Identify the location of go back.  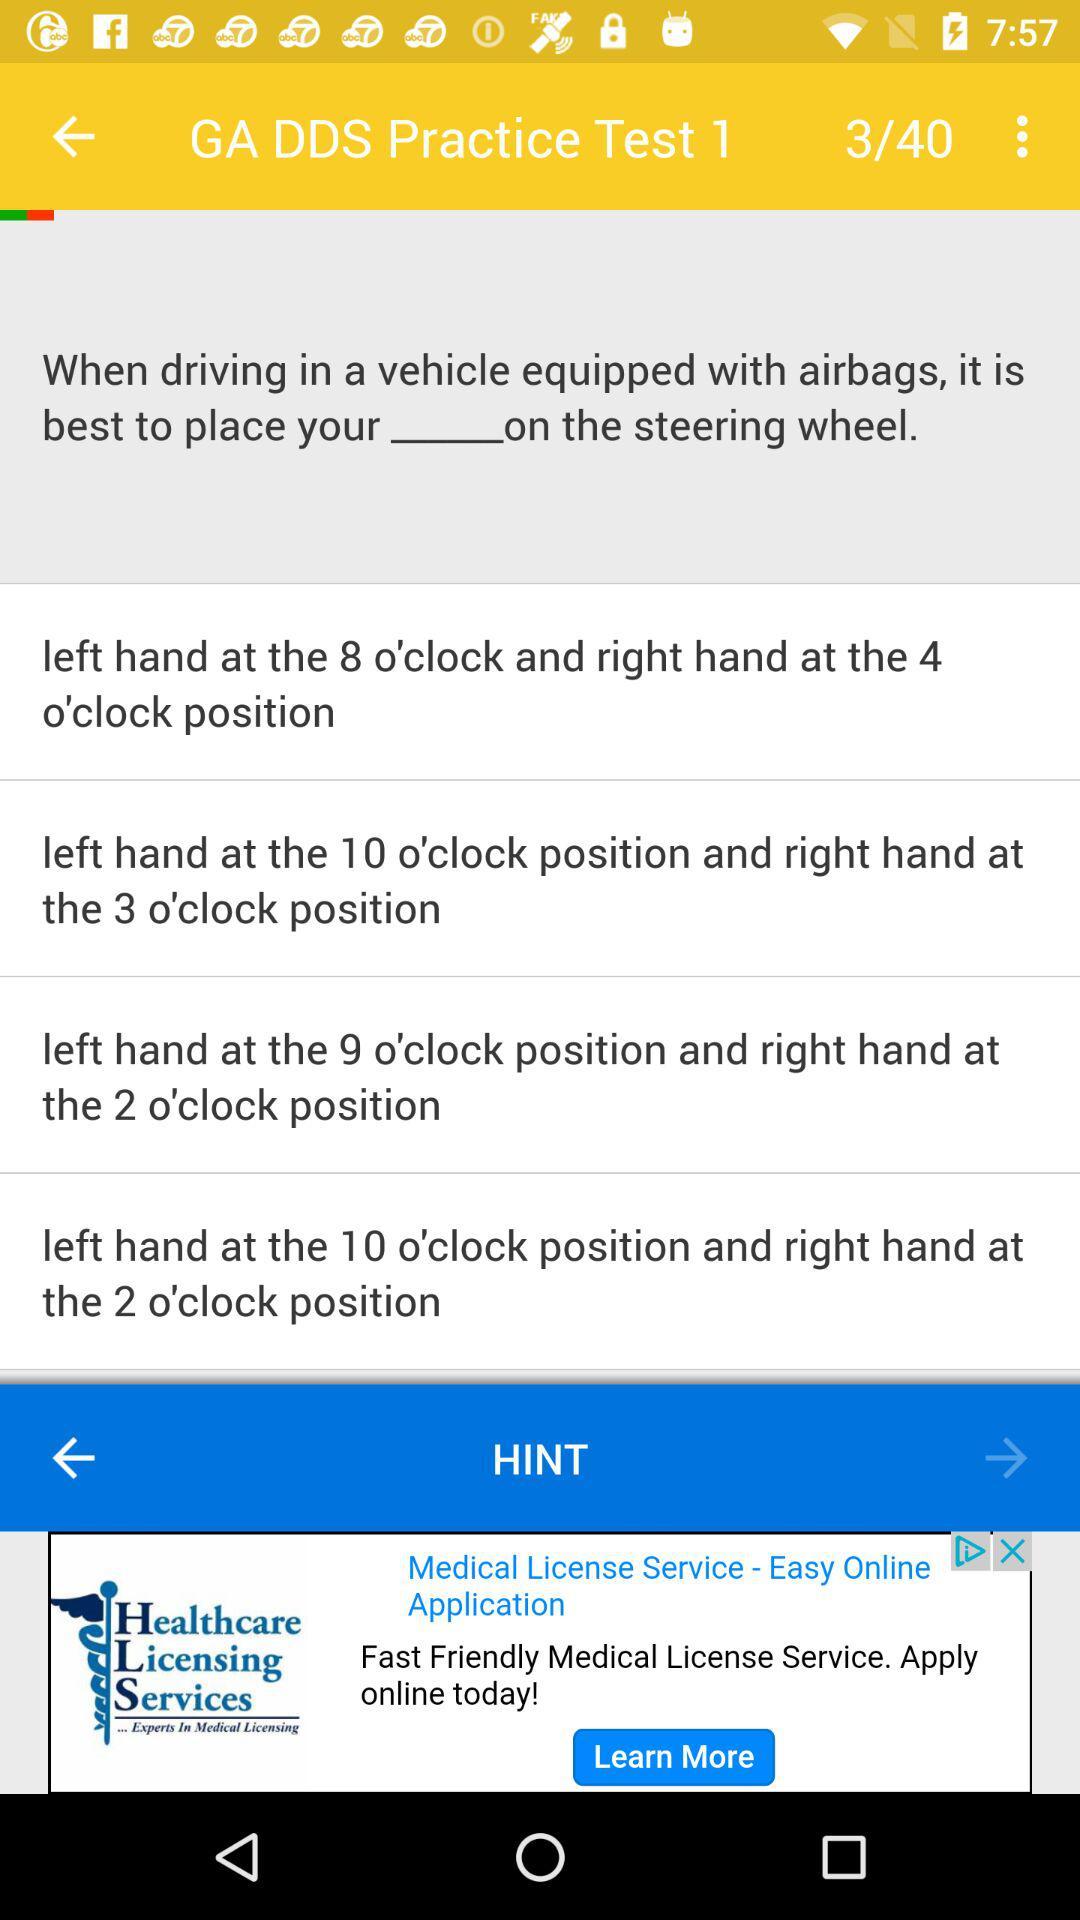
(72, 135).